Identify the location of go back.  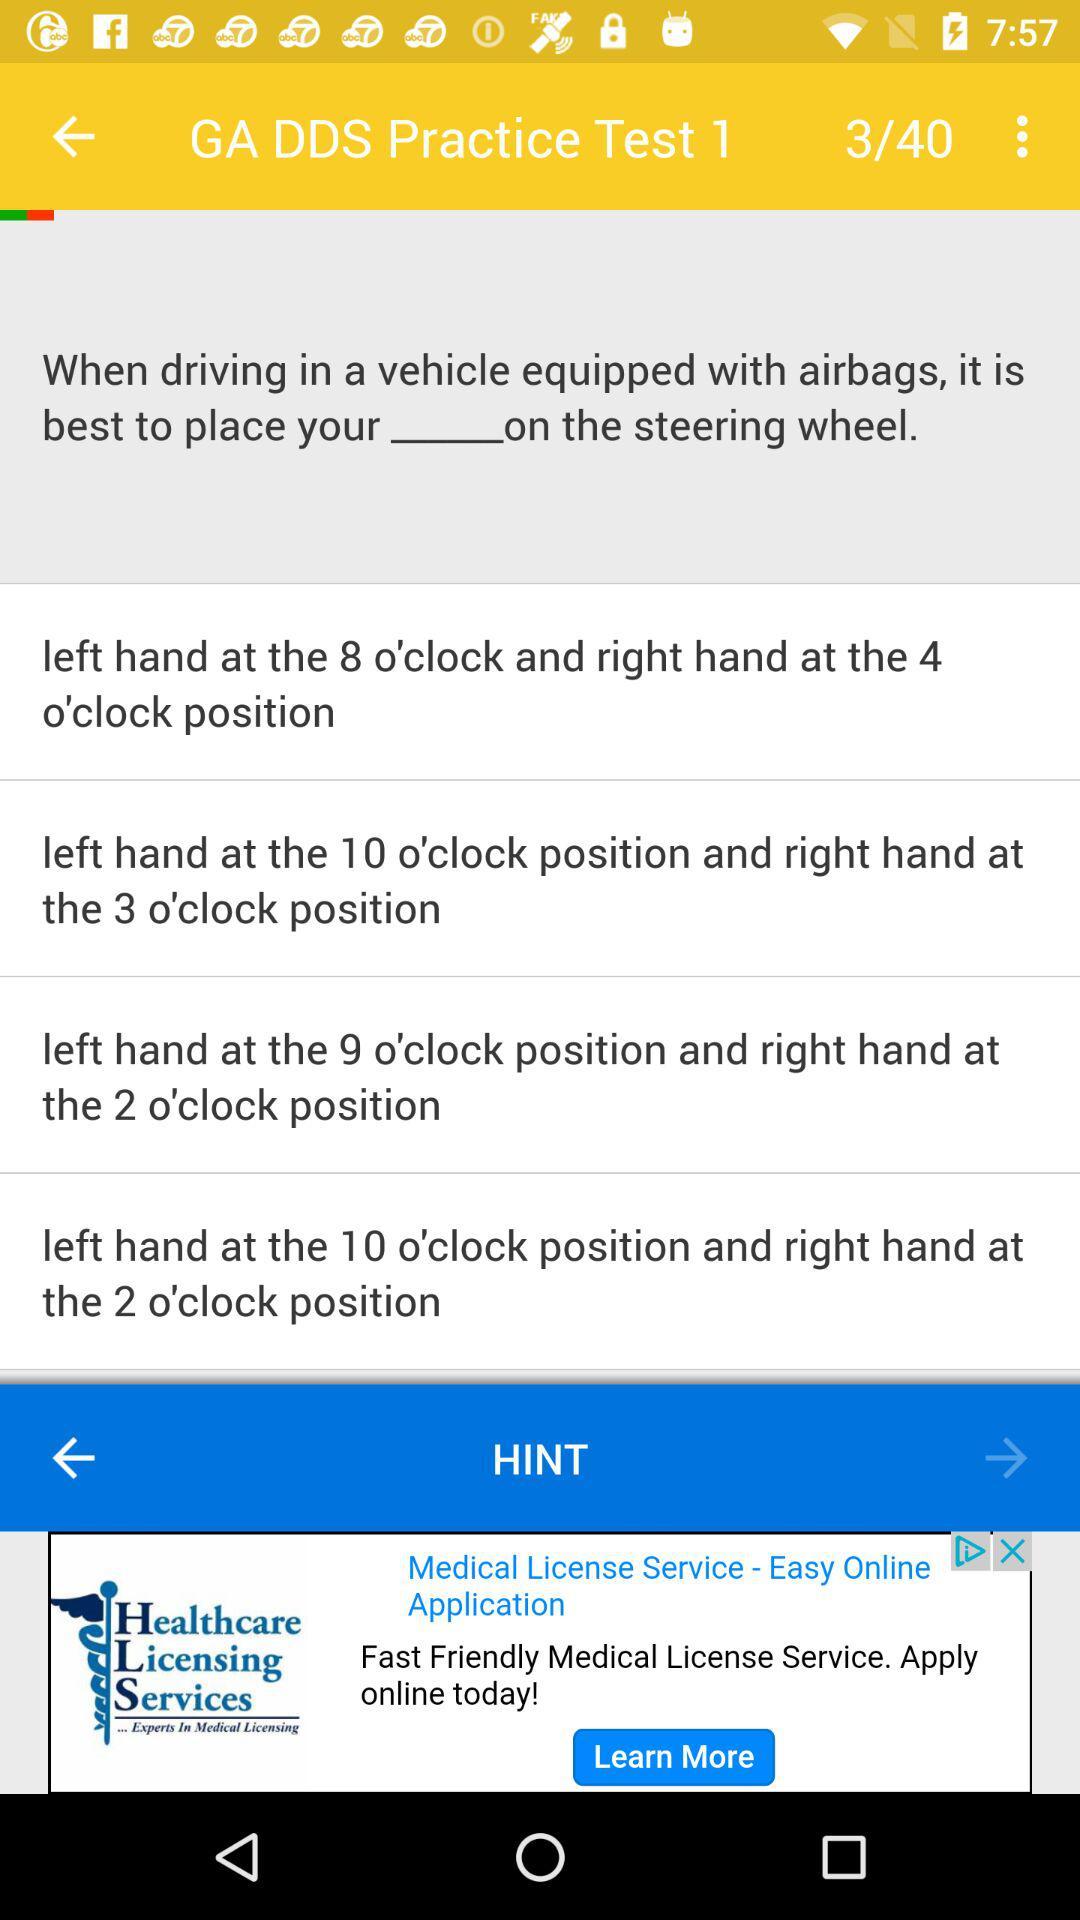
(72, 135).